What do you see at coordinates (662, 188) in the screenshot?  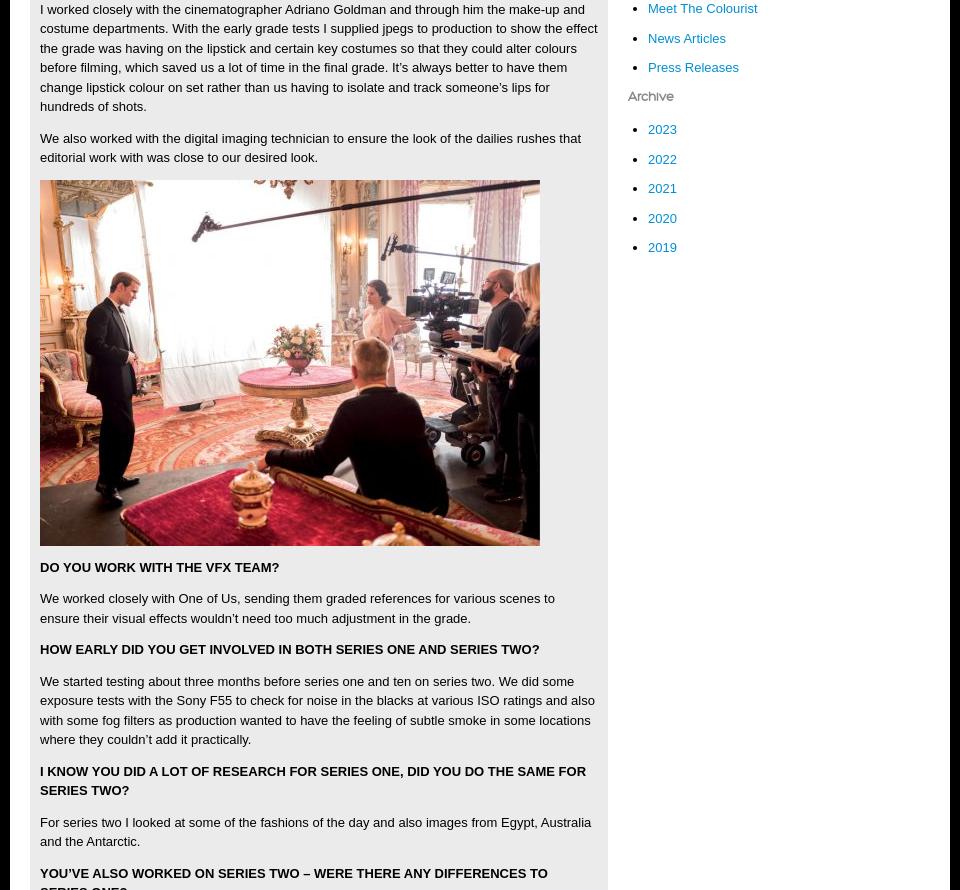 I see `'2021'` at bounding box center [662, 188].